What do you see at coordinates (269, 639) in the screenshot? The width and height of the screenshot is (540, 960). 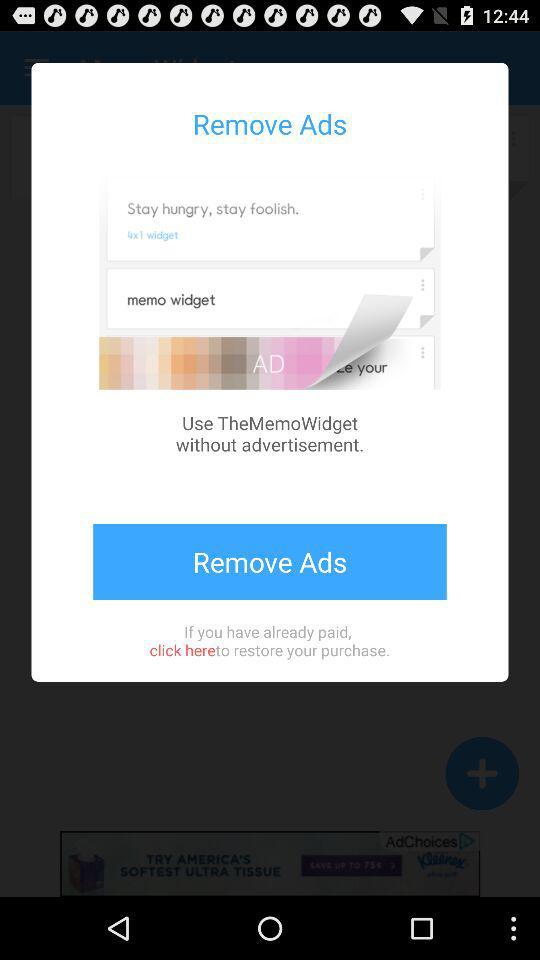 I see `the if you have icon` at bounding box center [269, 639].